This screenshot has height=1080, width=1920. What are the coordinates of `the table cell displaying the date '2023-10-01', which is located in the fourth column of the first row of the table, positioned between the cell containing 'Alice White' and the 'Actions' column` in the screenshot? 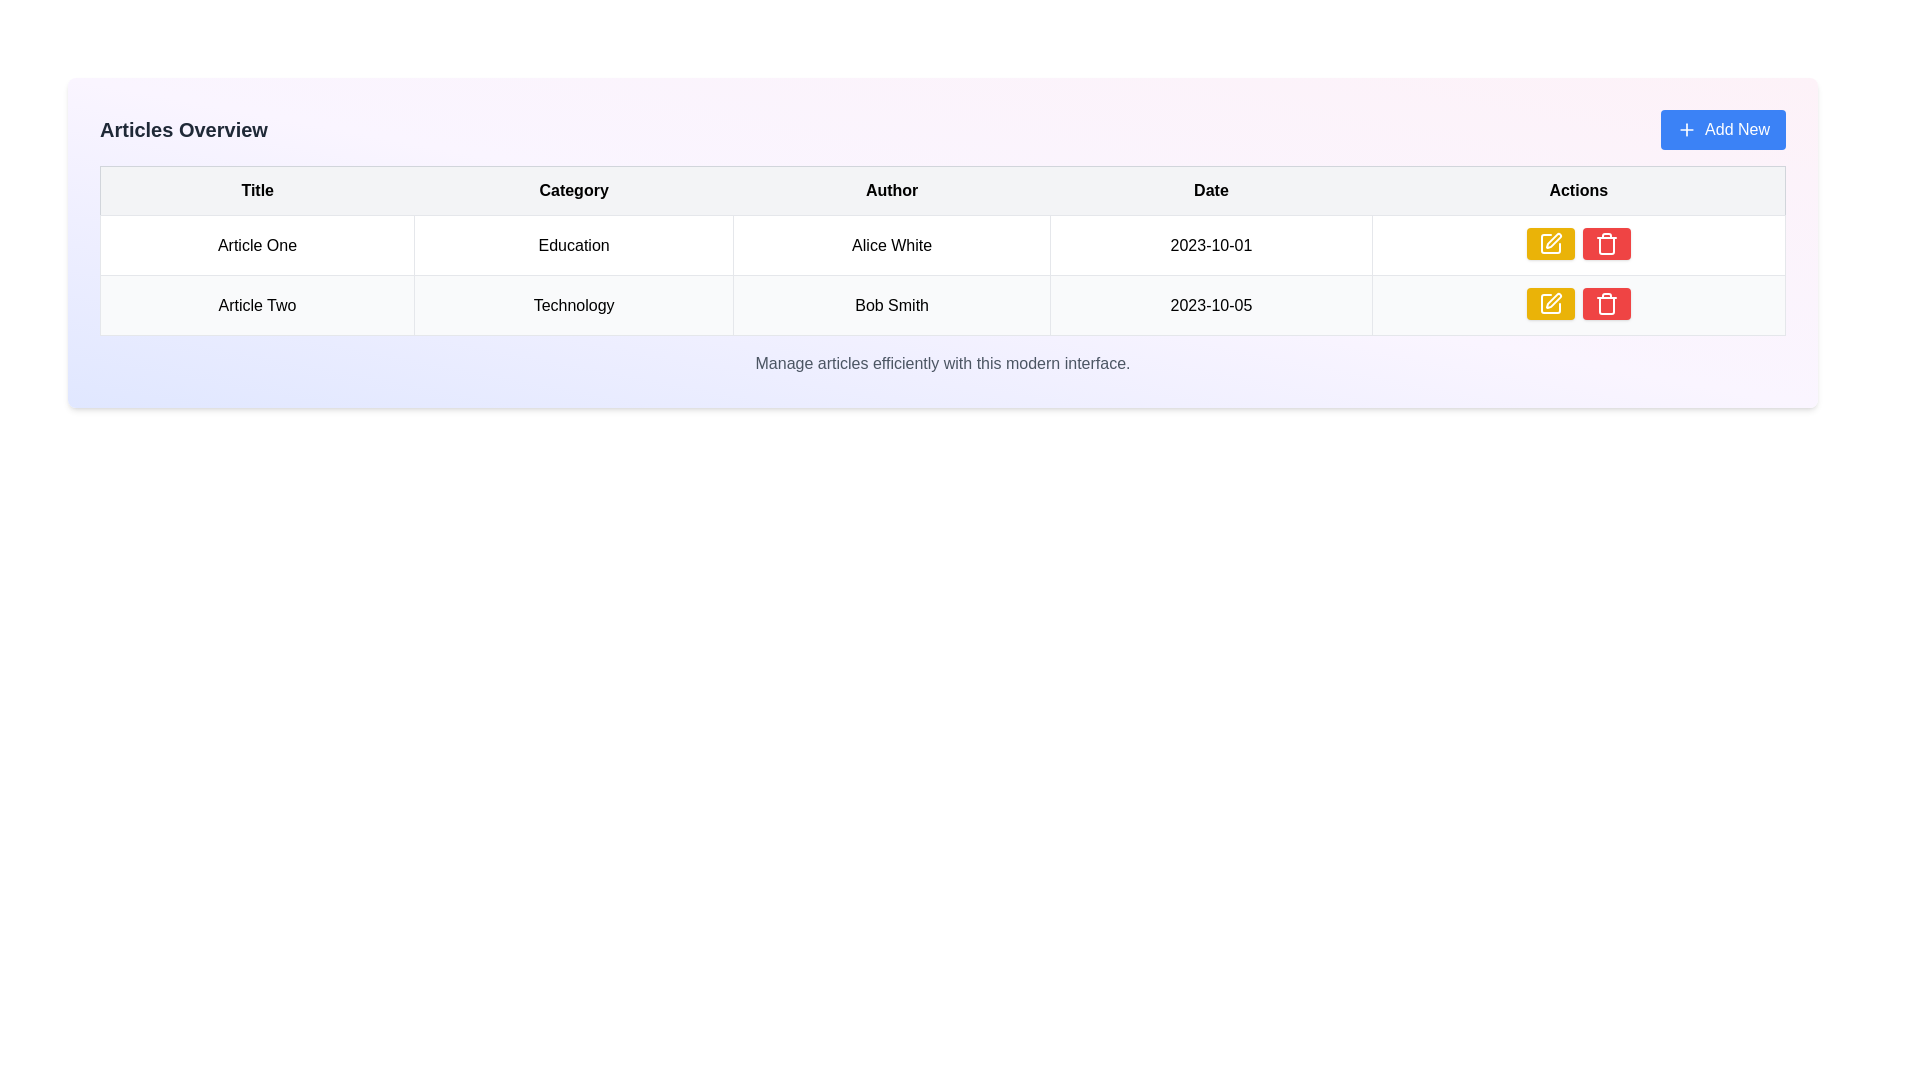 It's located at (1210, 244).